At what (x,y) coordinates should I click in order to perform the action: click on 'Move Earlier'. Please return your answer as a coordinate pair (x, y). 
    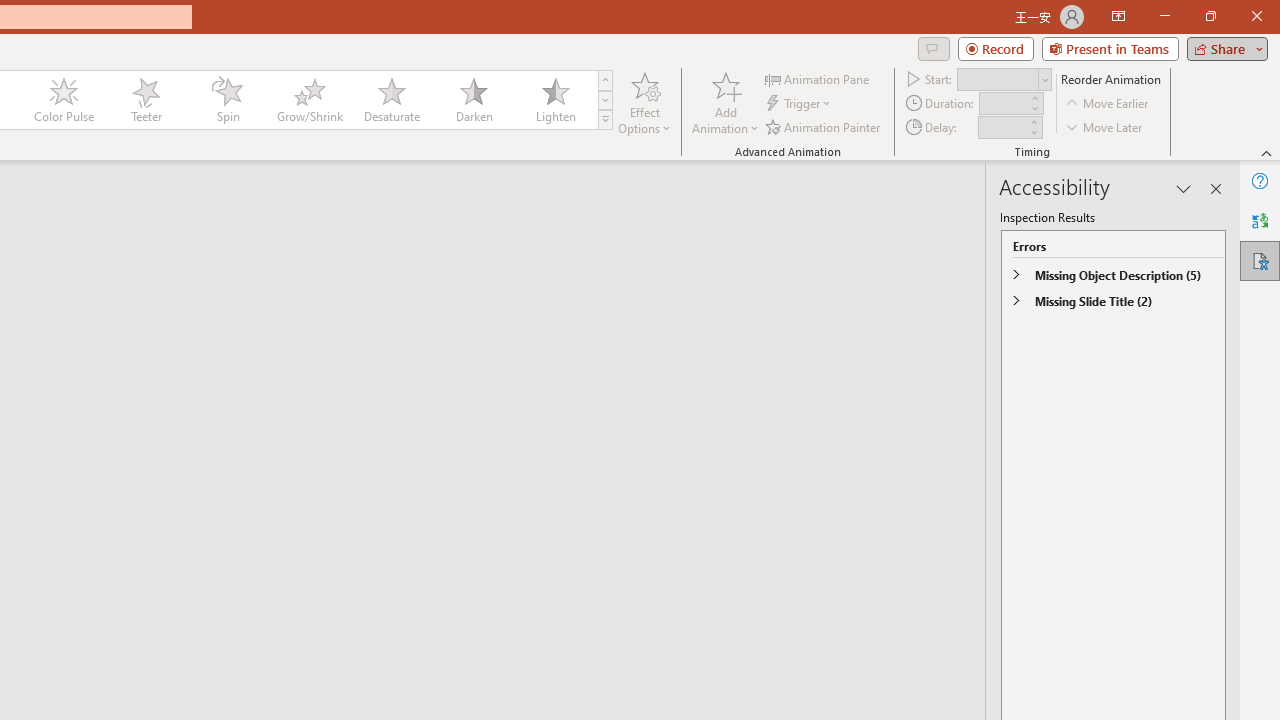
    Looking at the image, I should click on (1106, 103).